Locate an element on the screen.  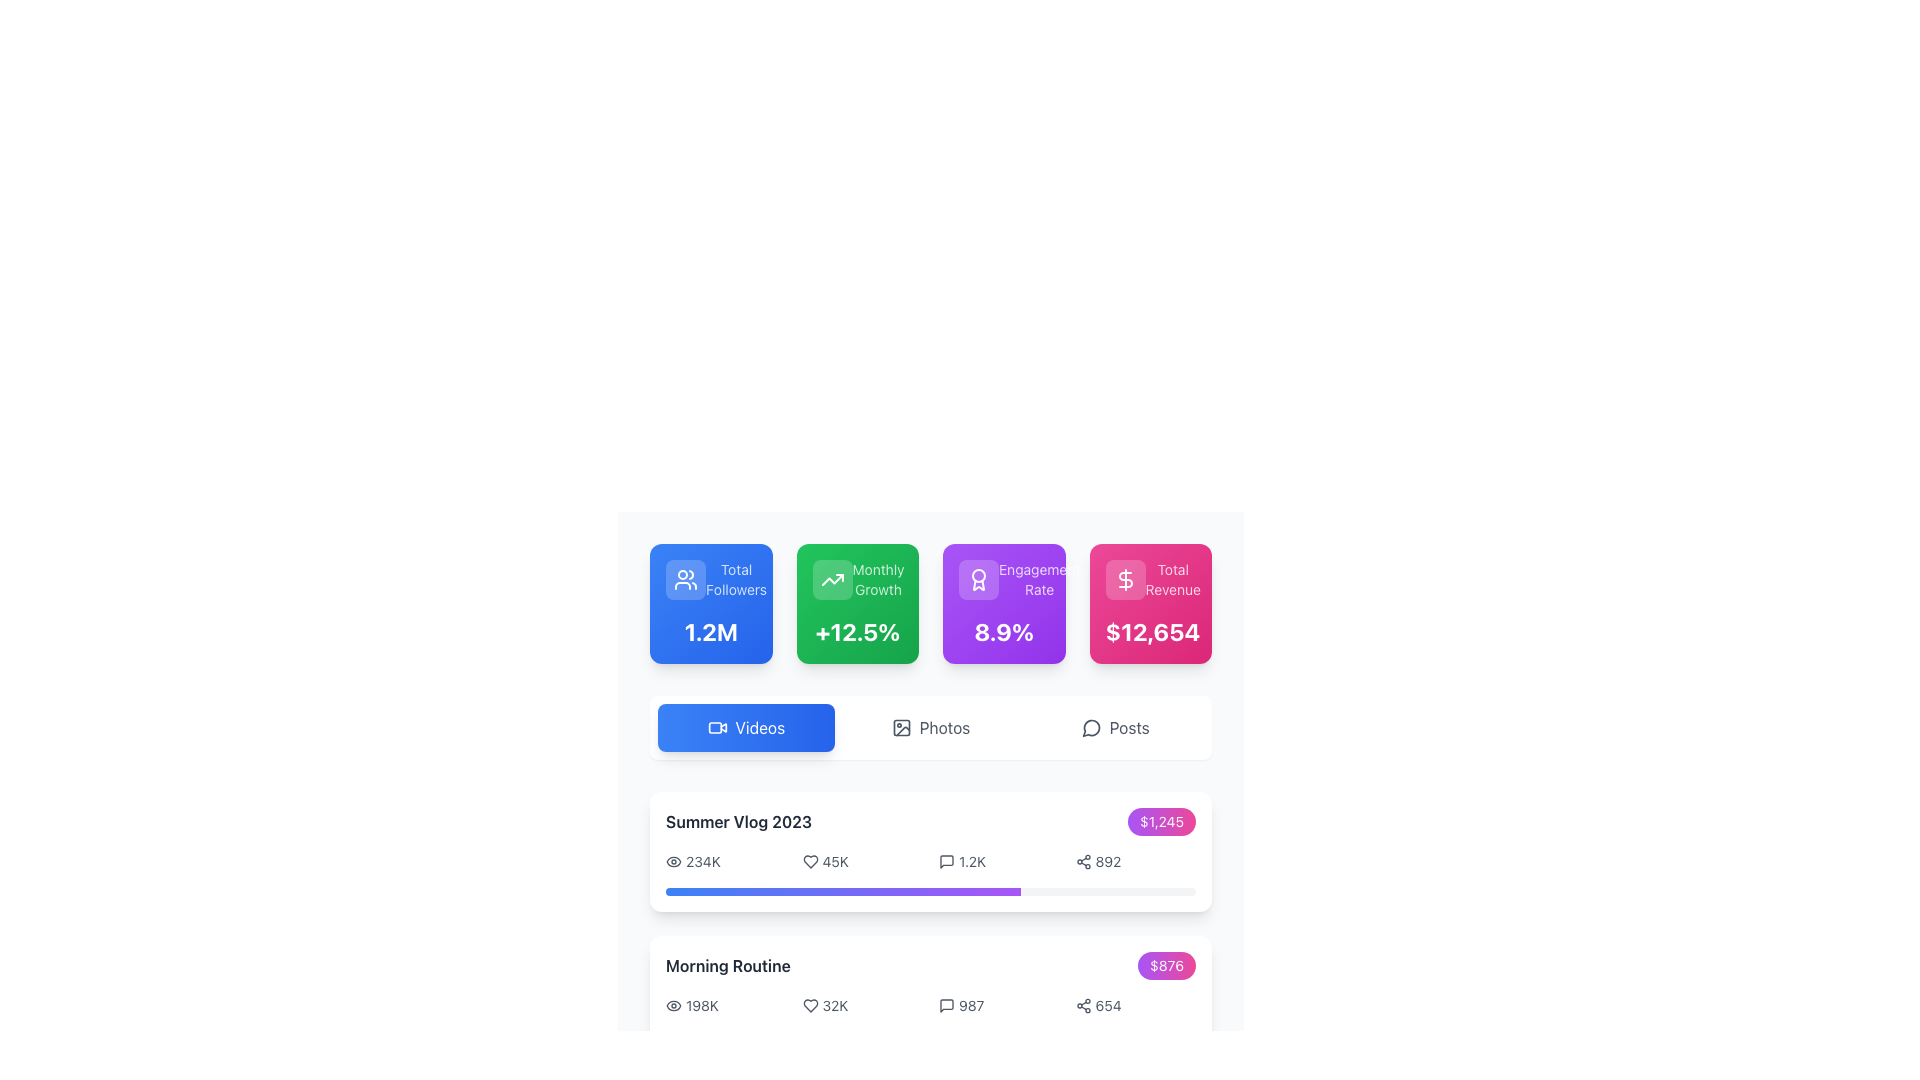
the icon representing the number of comments for the 'Summer Vlog 2023' is located at coordinates (945, 860).